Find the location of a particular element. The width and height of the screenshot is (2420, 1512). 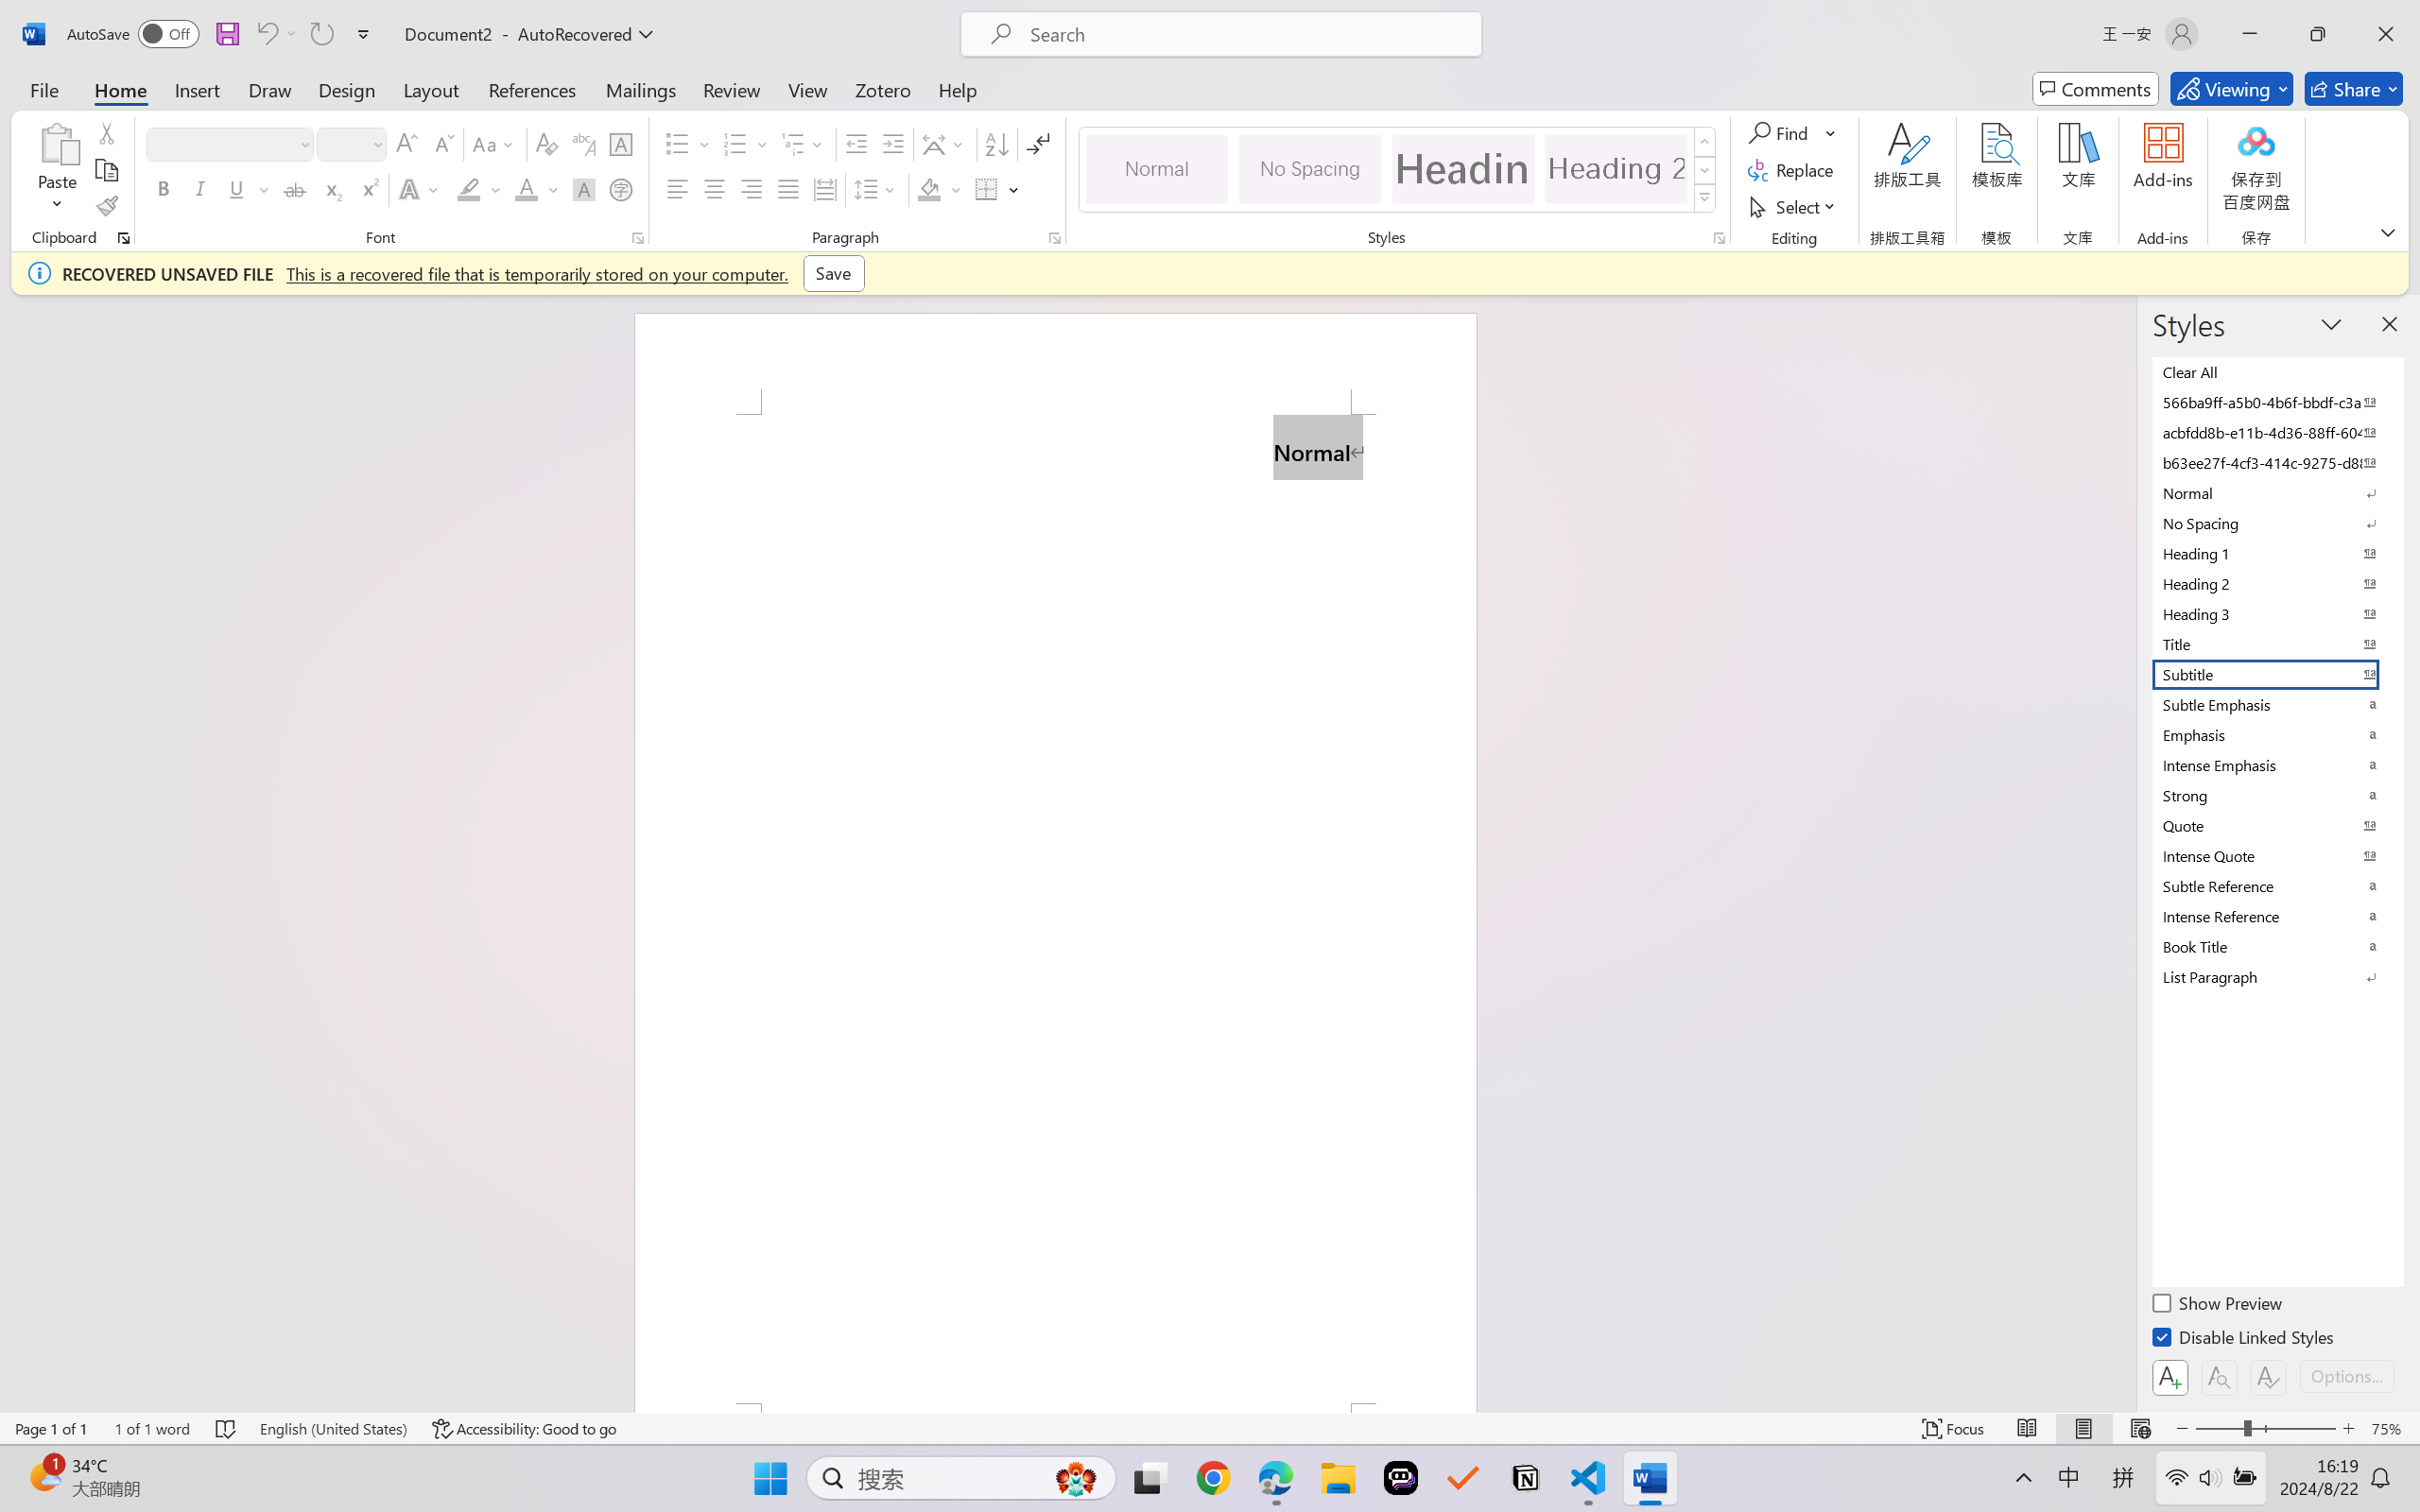

'Subtitle' is located at coordinates (2275, 673).